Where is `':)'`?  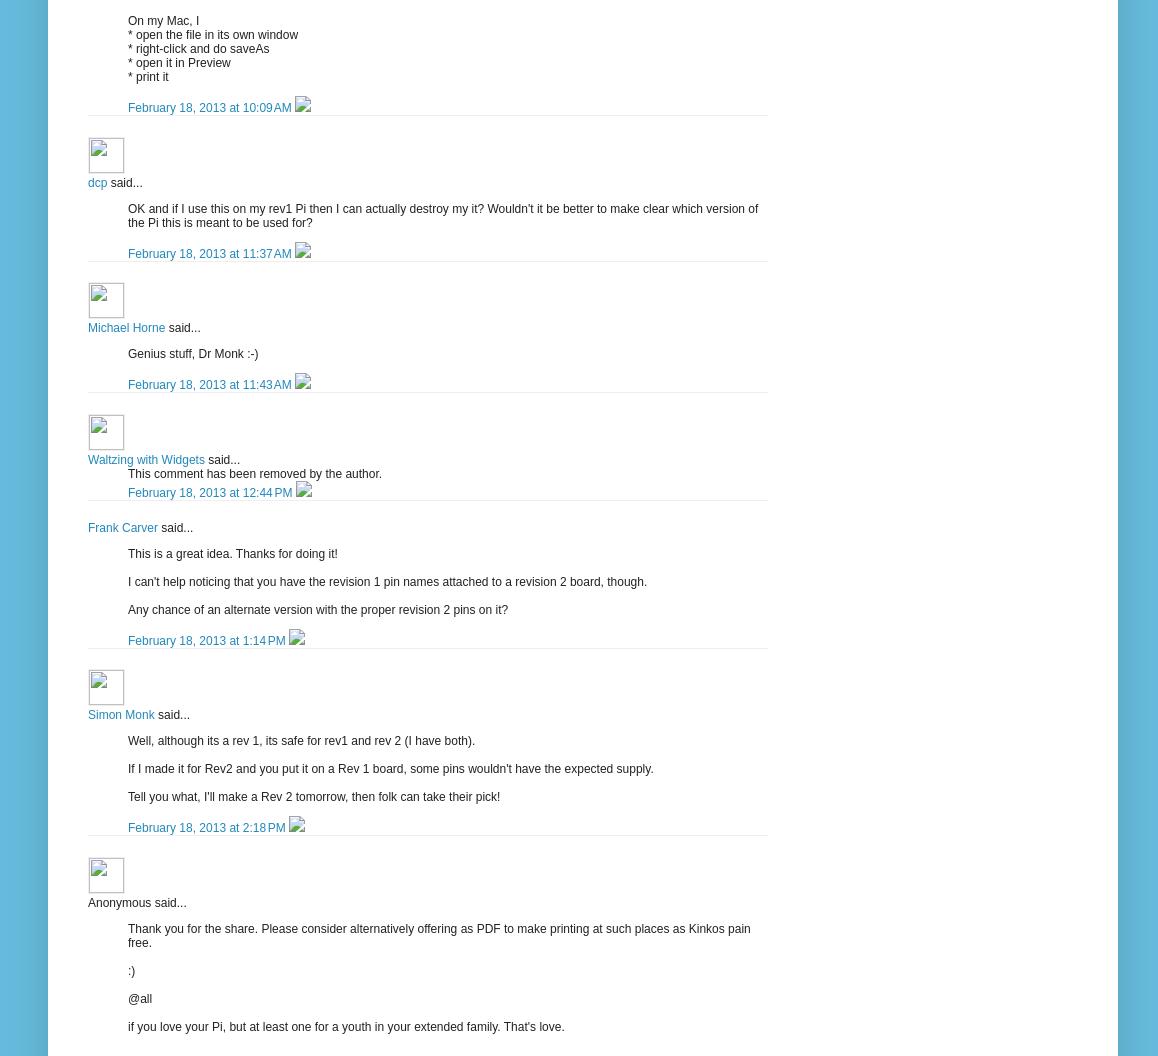 ':)' is located at coordinates (130, 970).